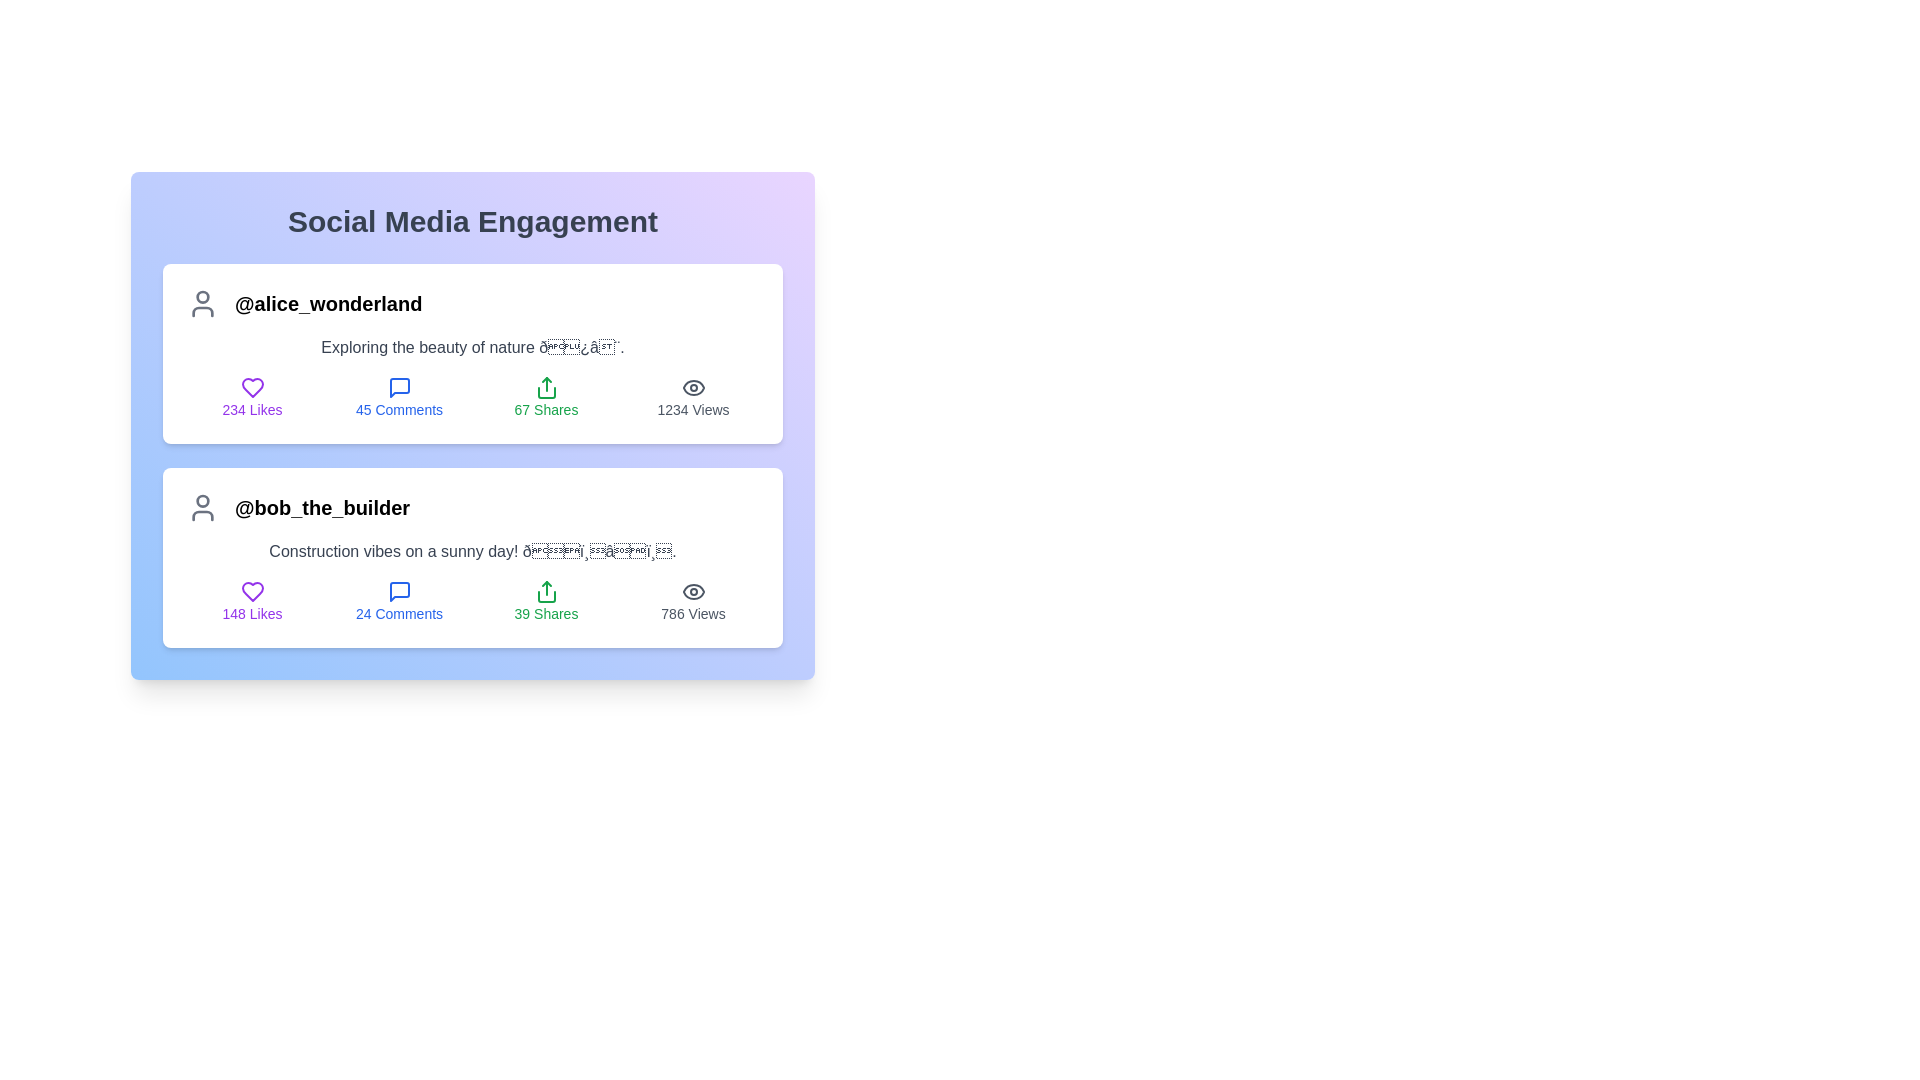  Describe the element at coordinates (472, 507) in the screenshot. I see `the username display element '@bob_the_builder' located at the top-left corner of the second sub-content section in the social media engagement panel` at that location.